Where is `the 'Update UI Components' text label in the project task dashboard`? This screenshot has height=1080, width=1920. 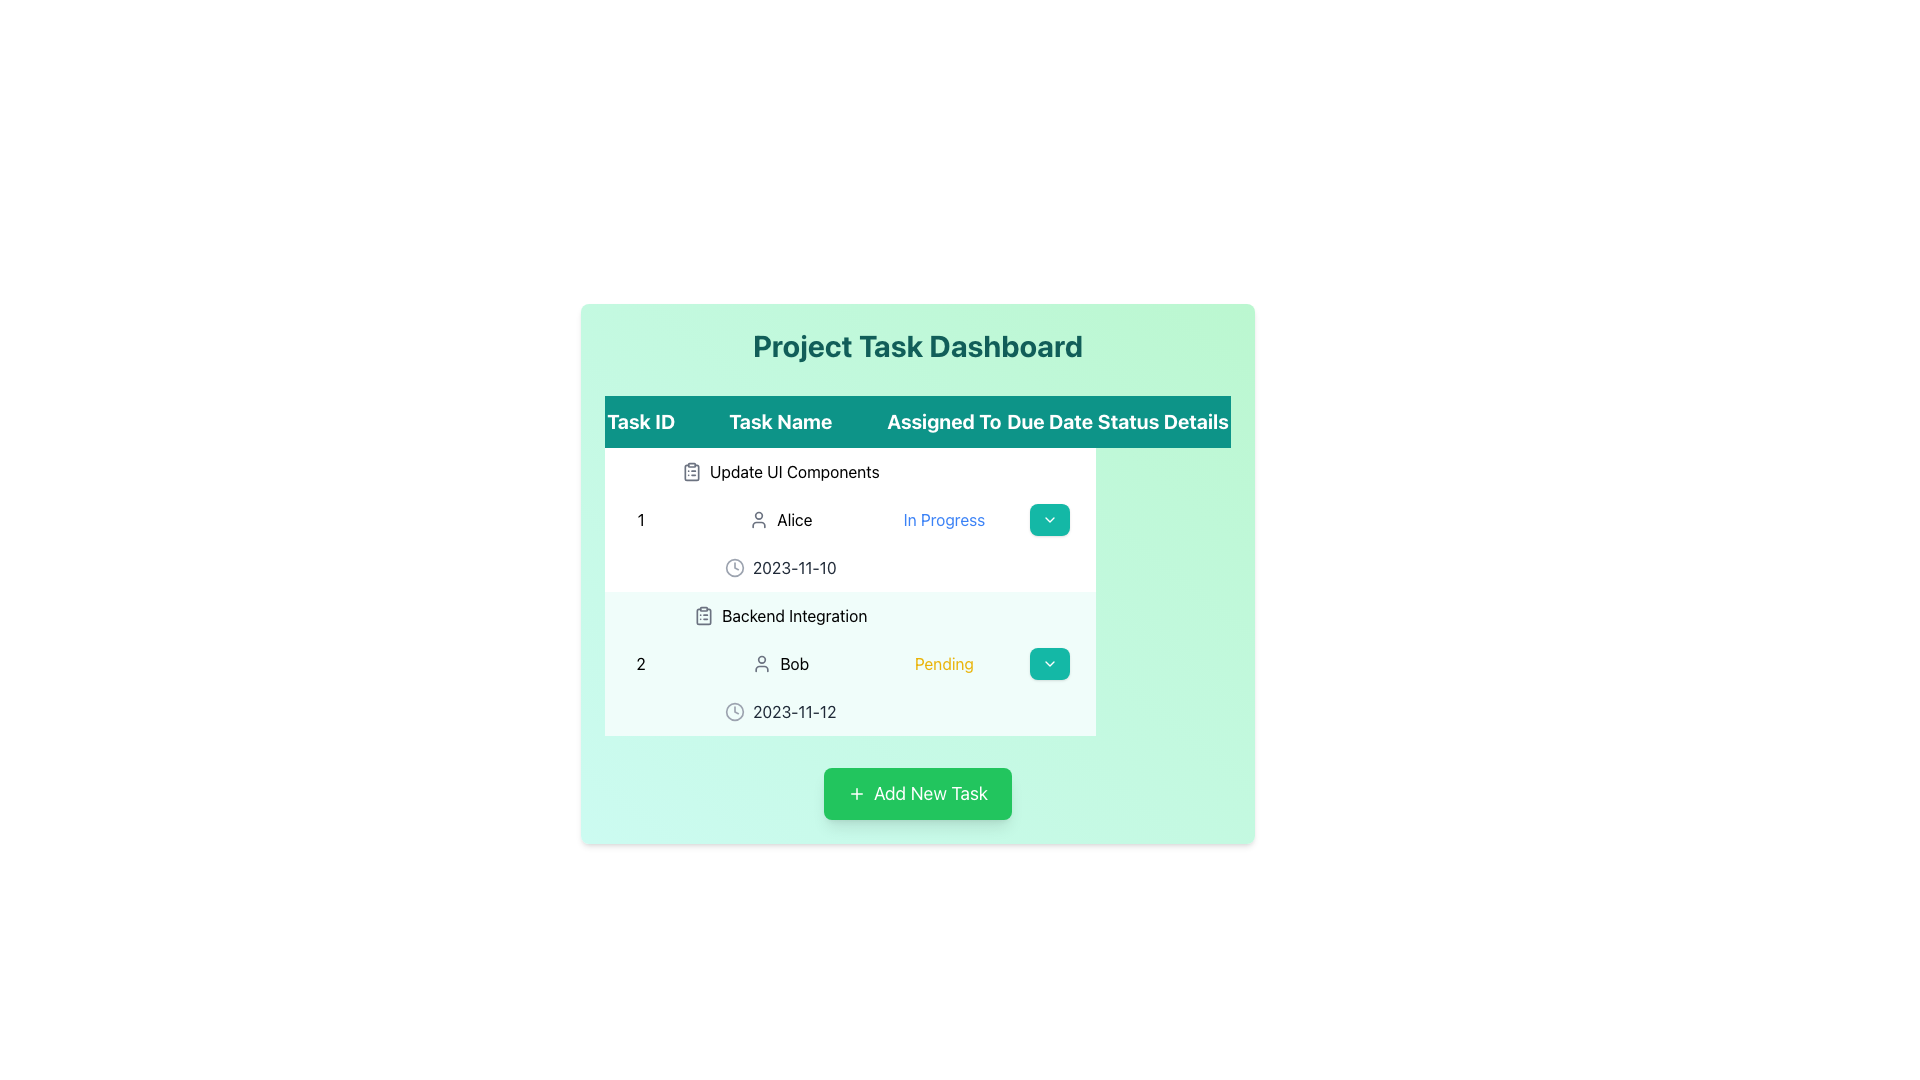
the 'Update UI Components' text label in the project task dashboard is located at coordinates (779, 471).